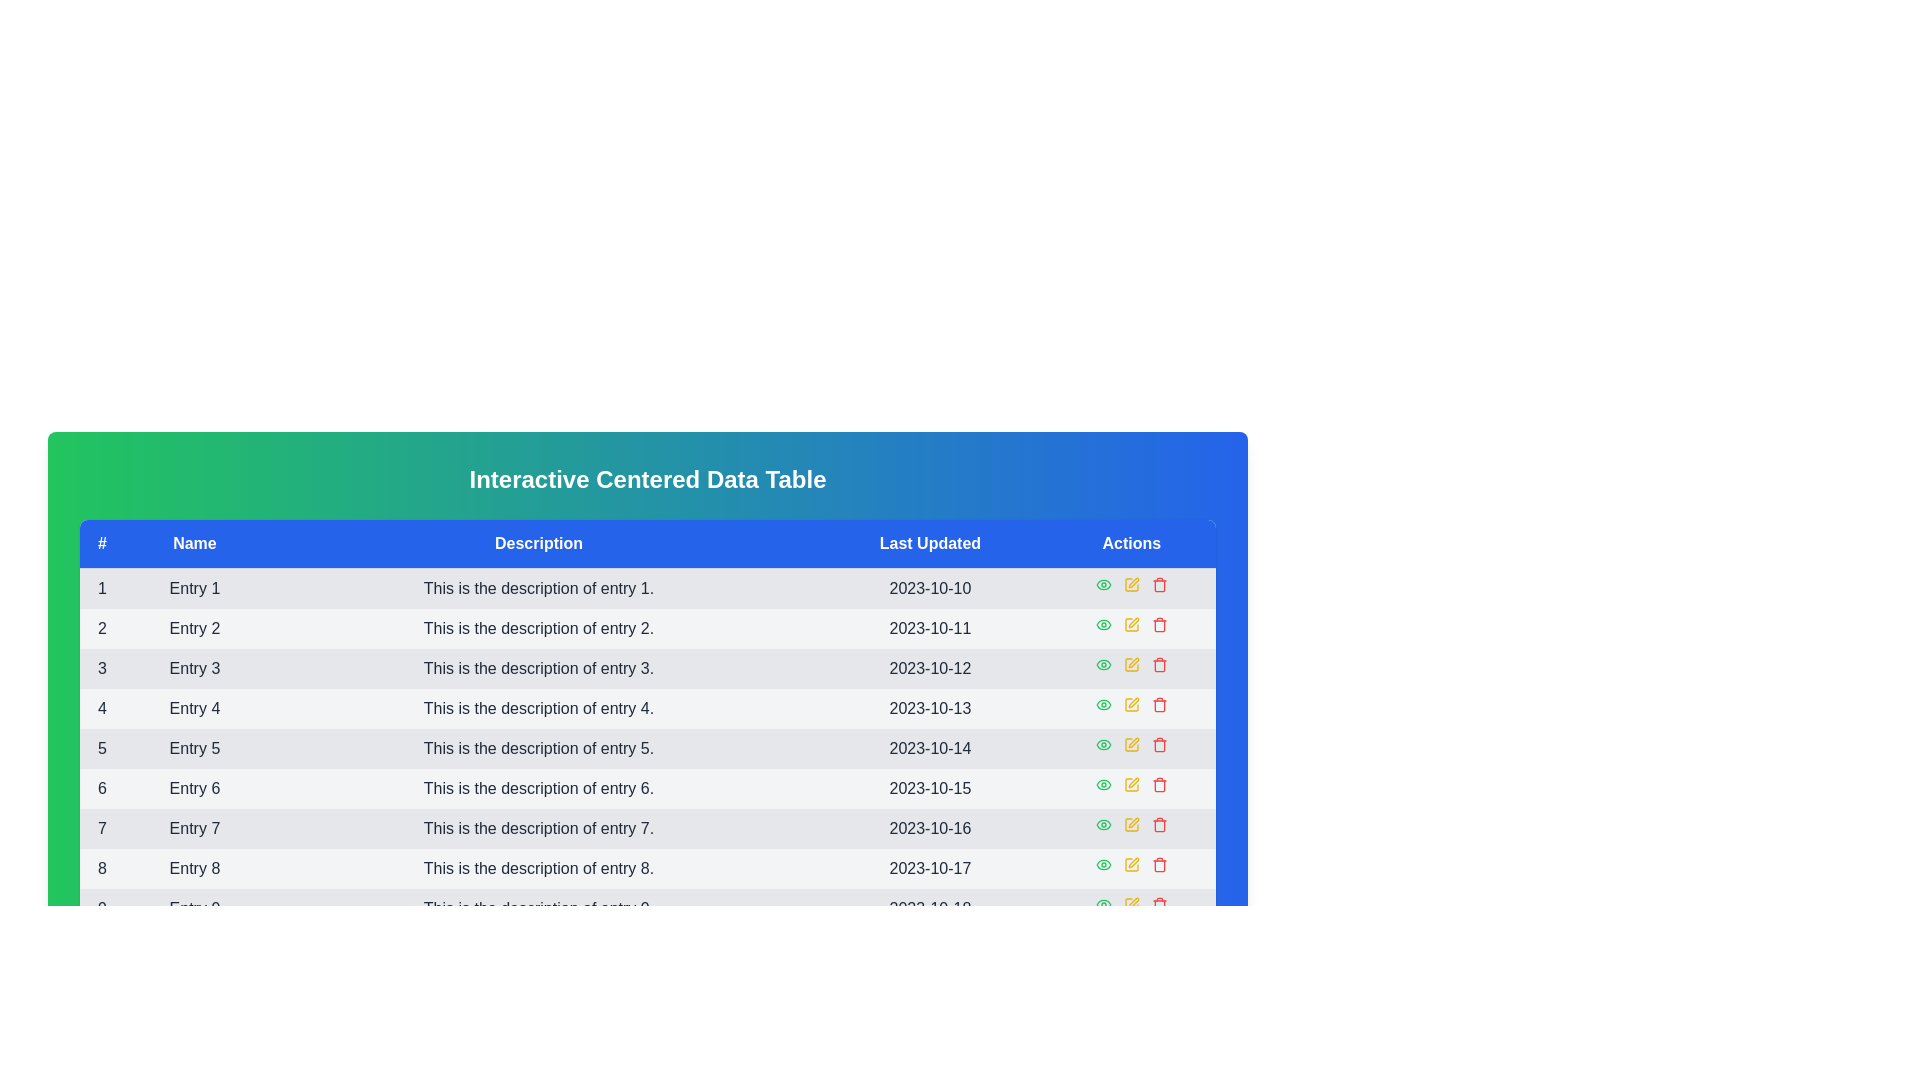 The image size is (1920, 1080). What do you see at coordinates (538, 544) in the screenshot?
I see `the column header to sort the data by Description` at bounding box center [538, 544].